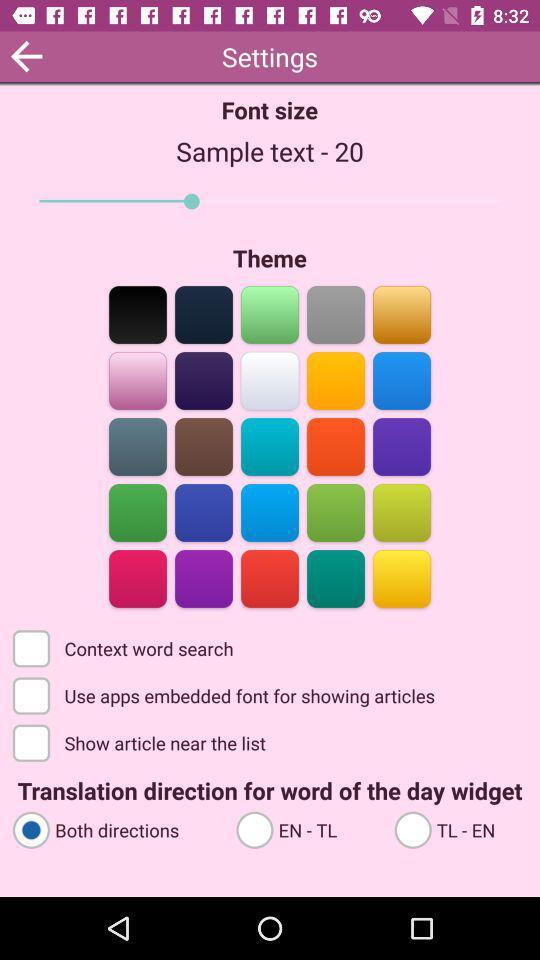  I want to click on forest green color, so click(335, 510).